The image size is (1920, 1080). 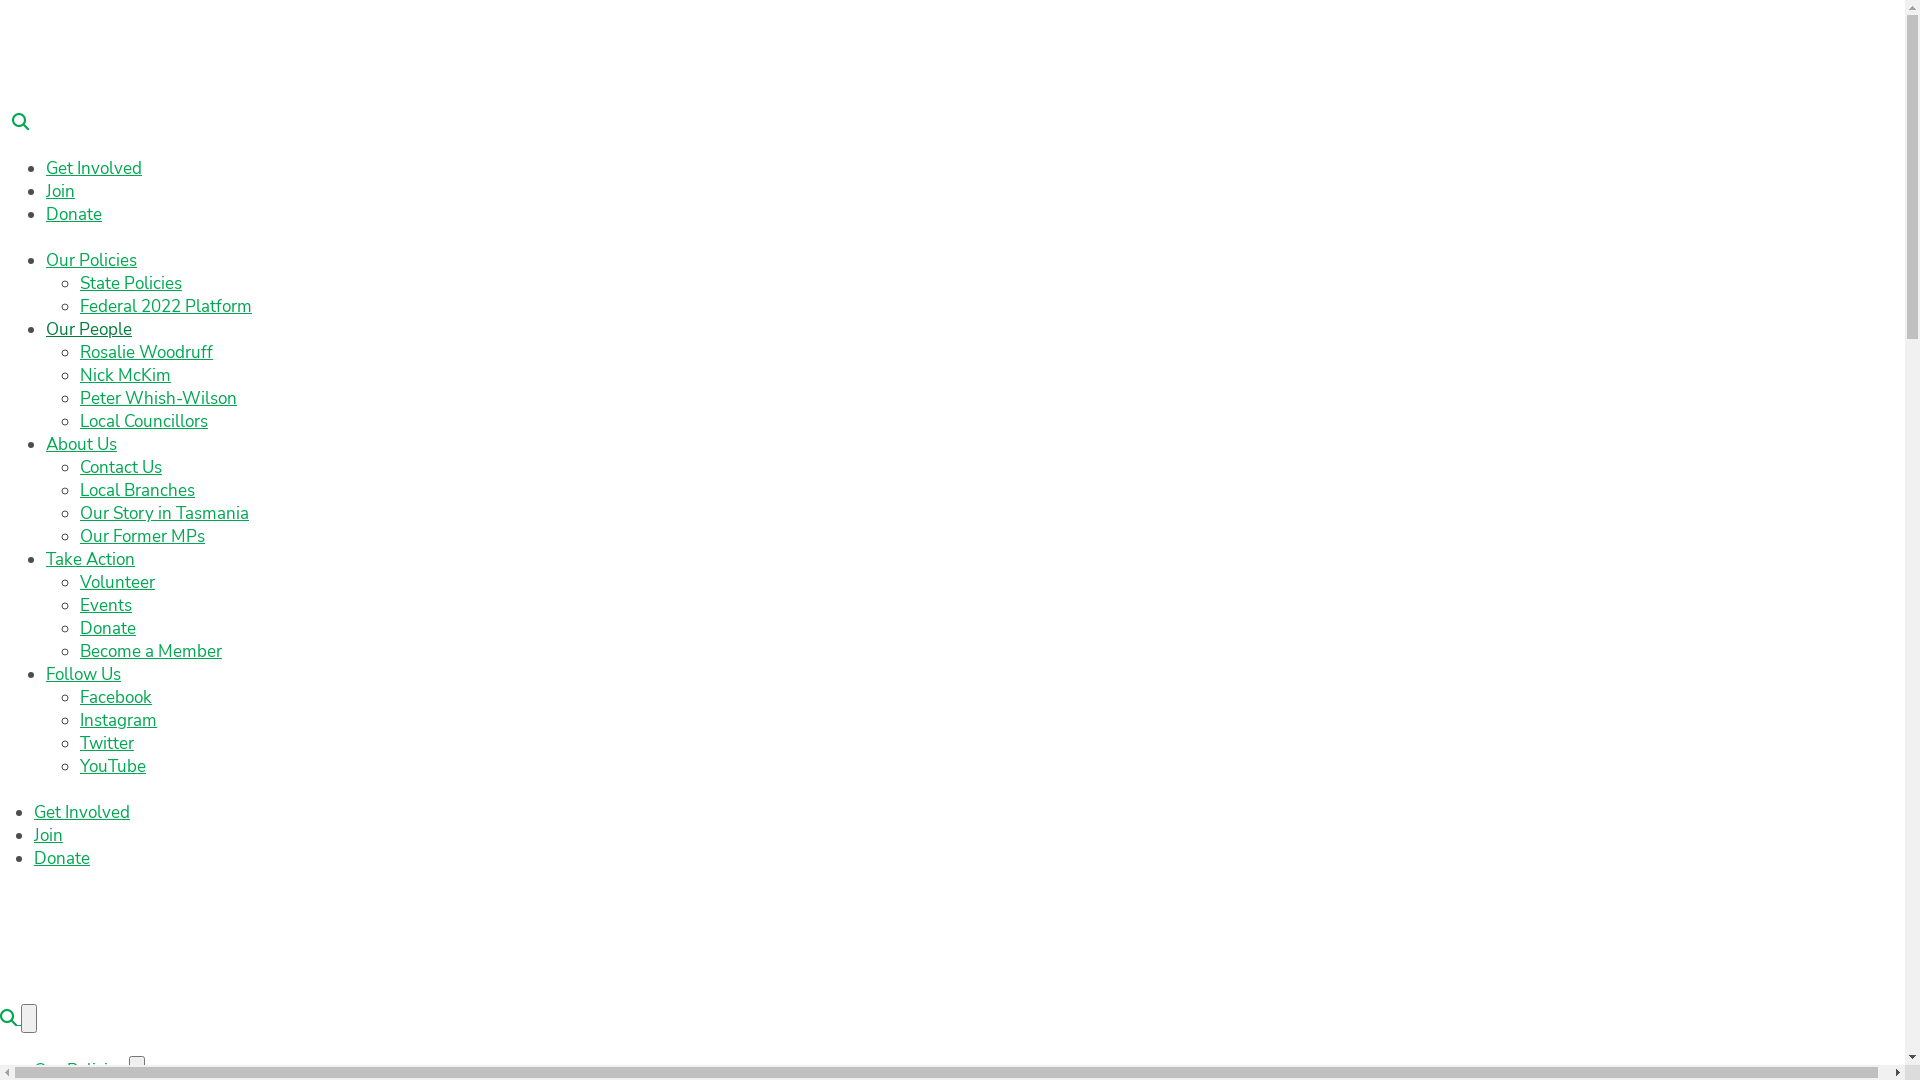 I want to click on 'Search', so click(x=10, y=1018).